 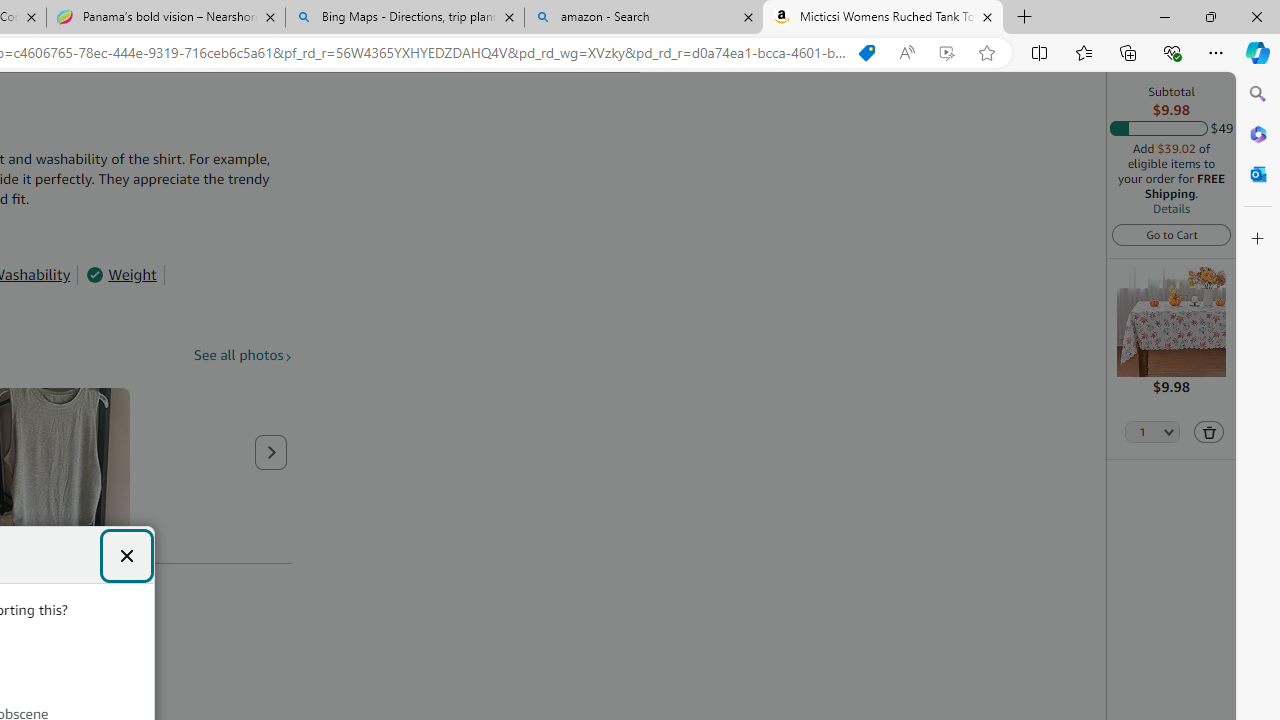 I want to click on 'Outlook', so click(x=1257, y=173).